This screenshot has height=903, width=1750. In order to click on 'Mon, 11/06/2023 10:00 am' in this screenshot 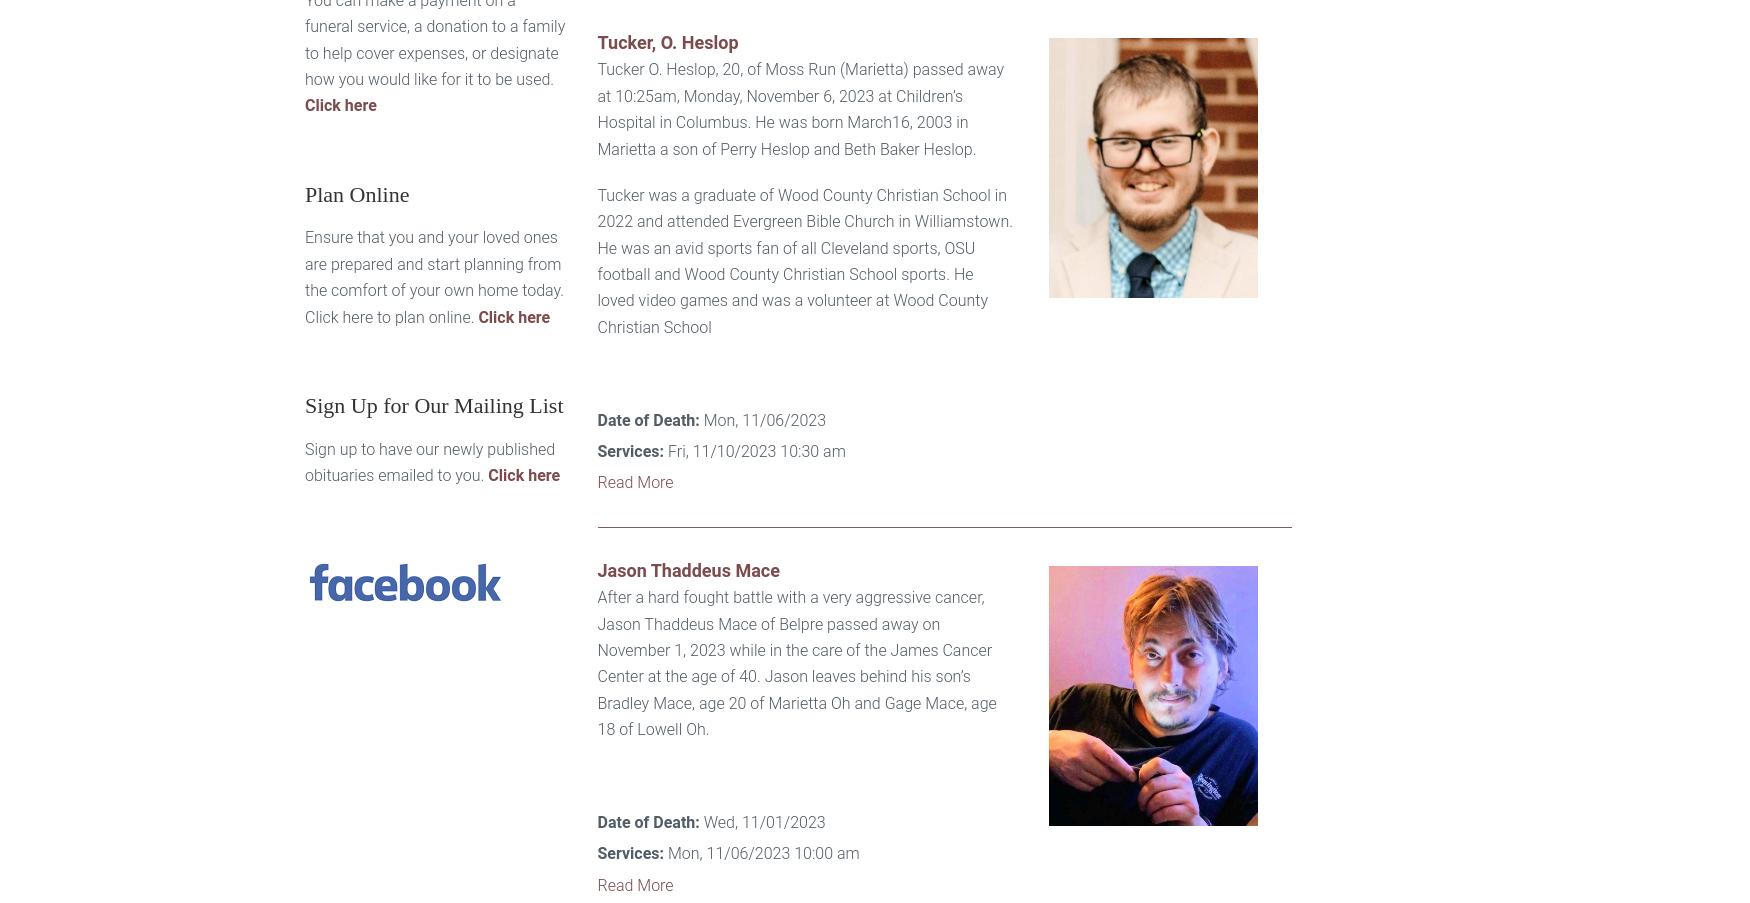, I will do `click(760, 853)`.